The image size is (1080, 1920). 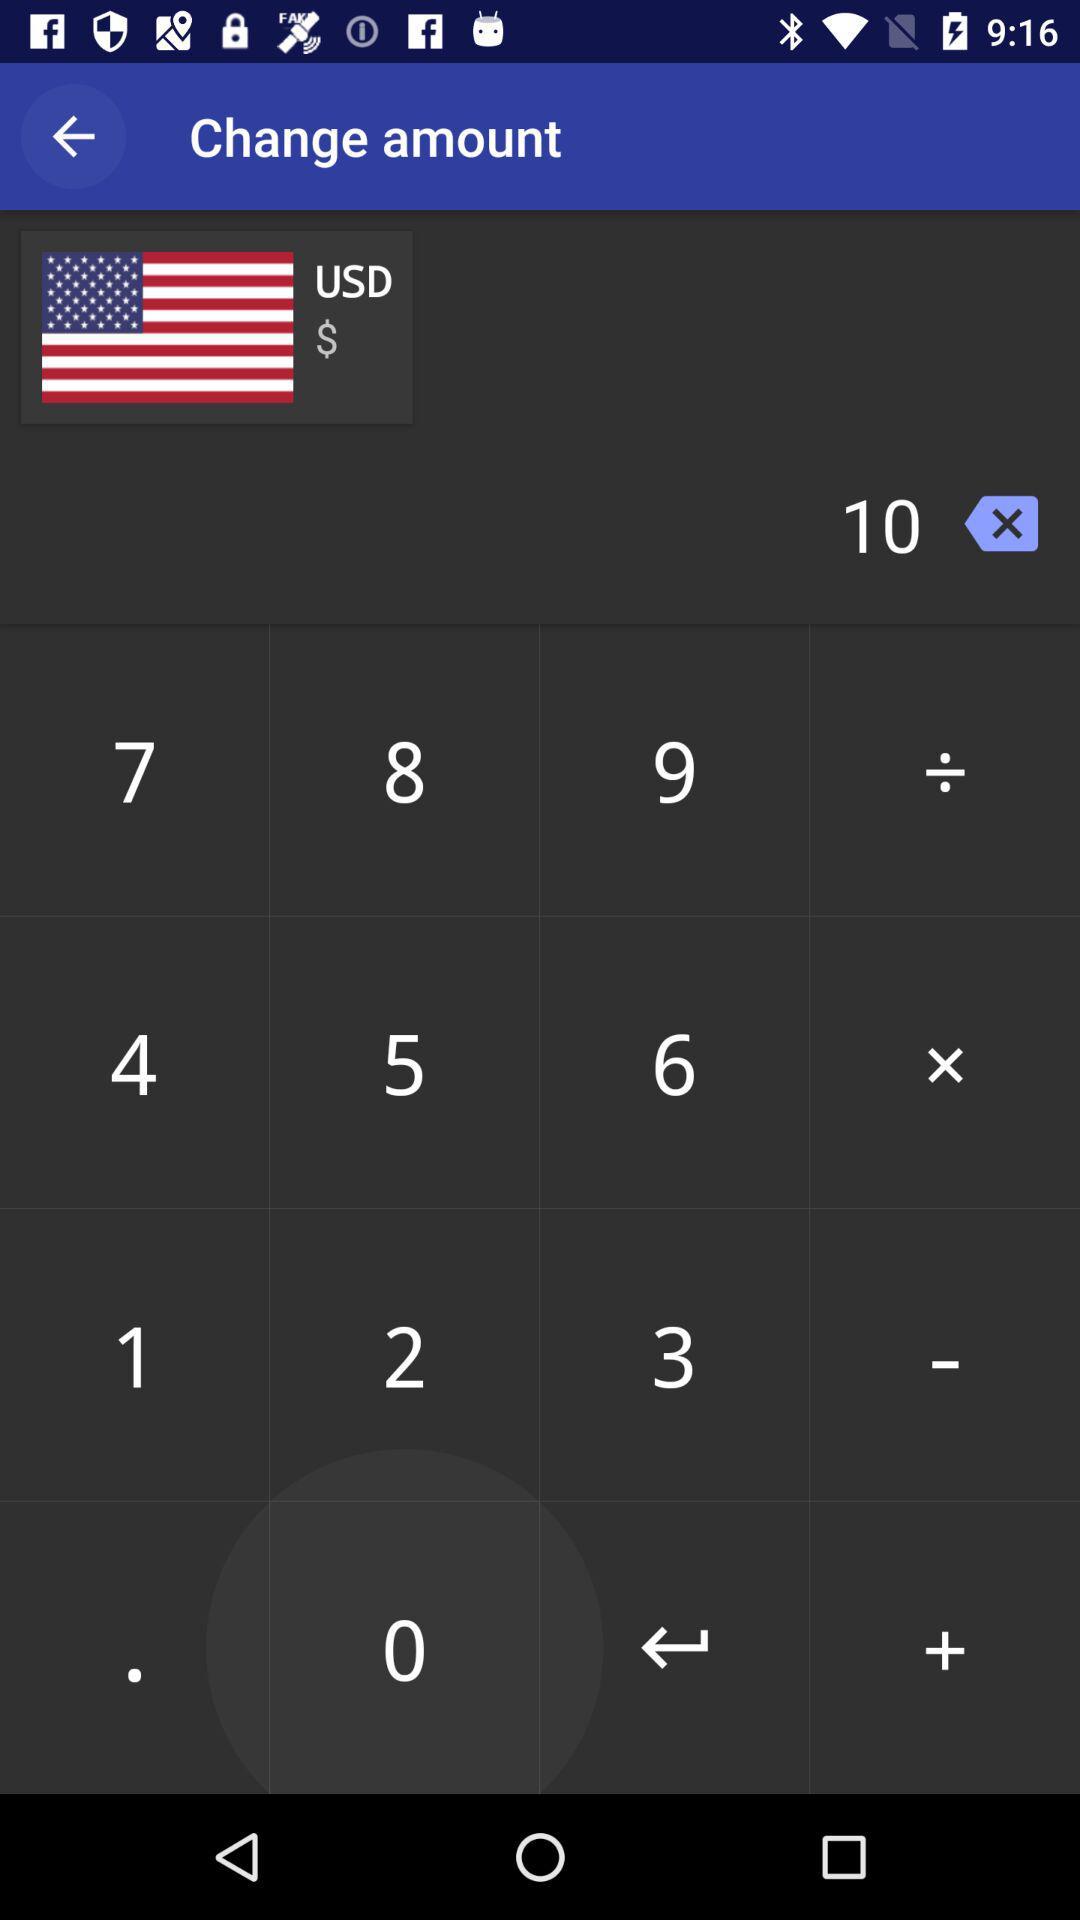 I want to click on item to the right of 2 item, so click(x=674, y=1647).